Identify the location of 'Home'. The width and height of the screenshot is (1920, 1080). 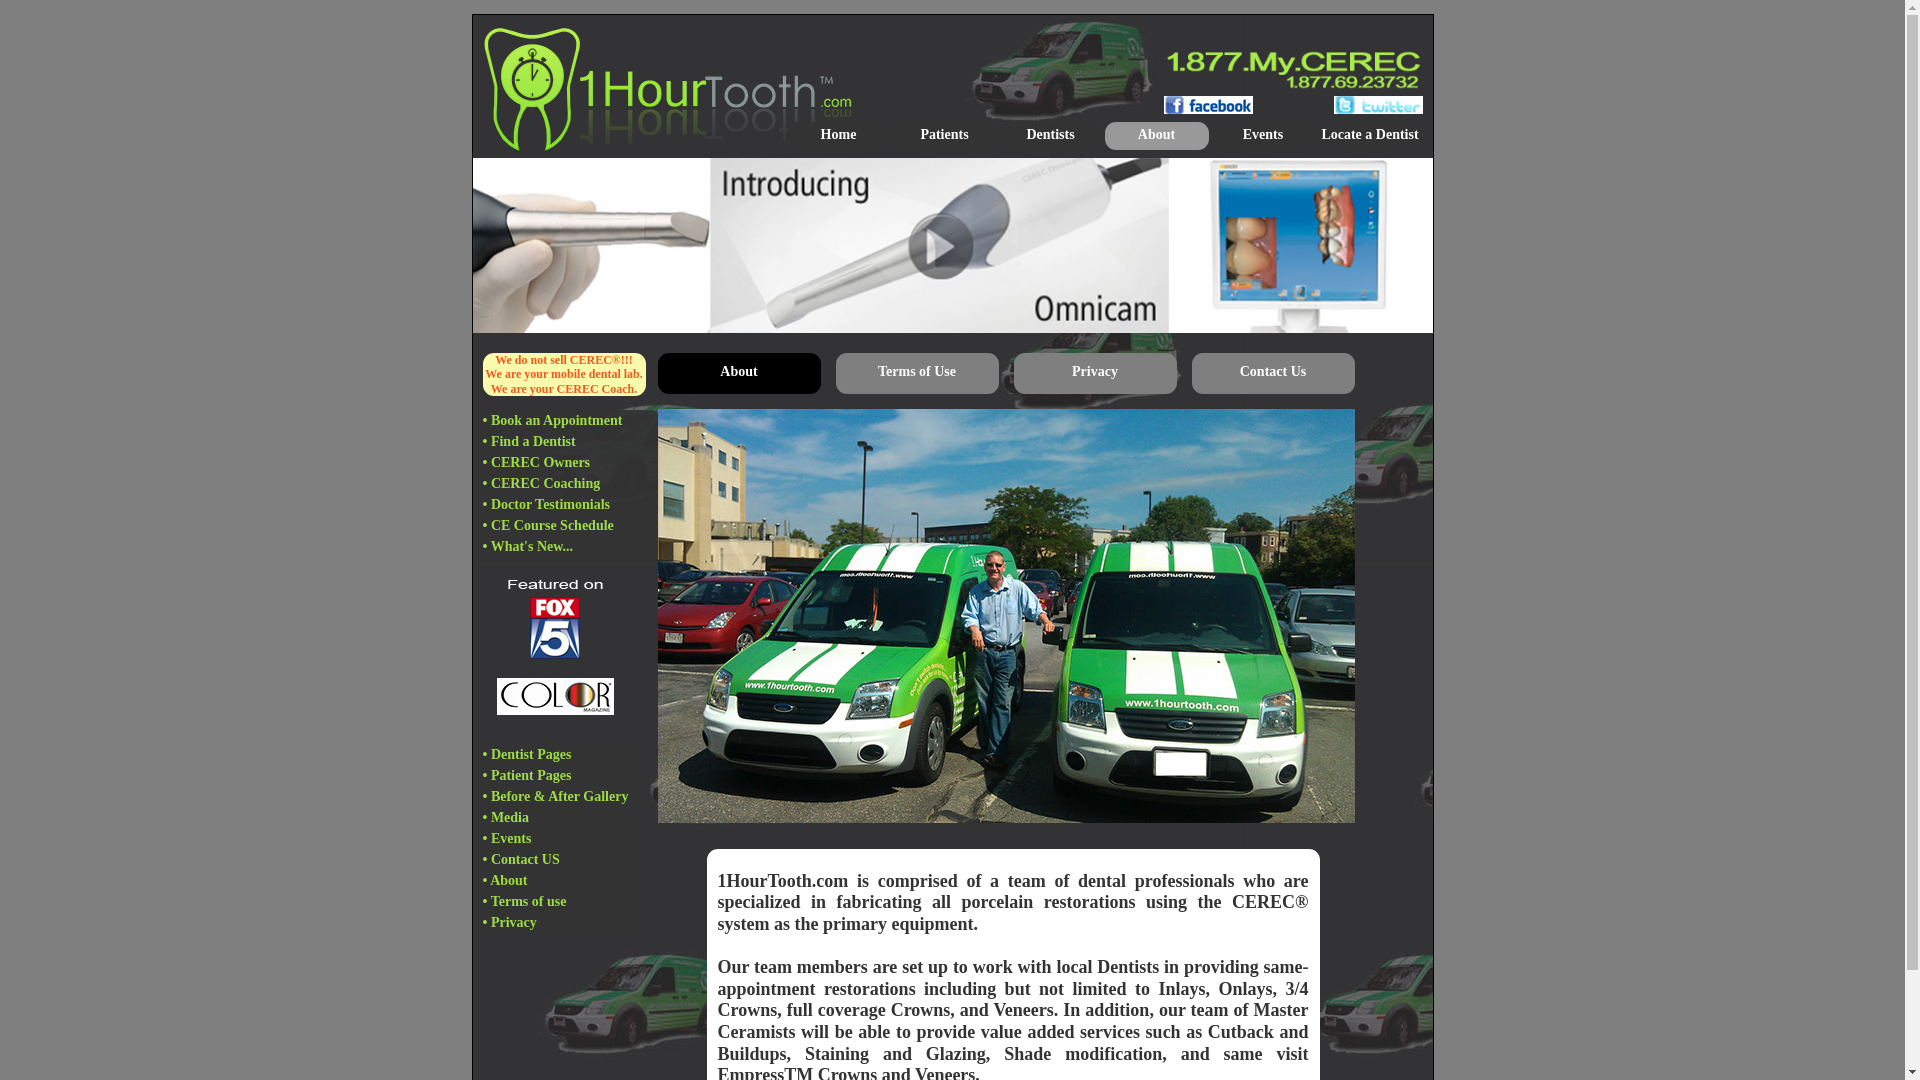
(838, 135).